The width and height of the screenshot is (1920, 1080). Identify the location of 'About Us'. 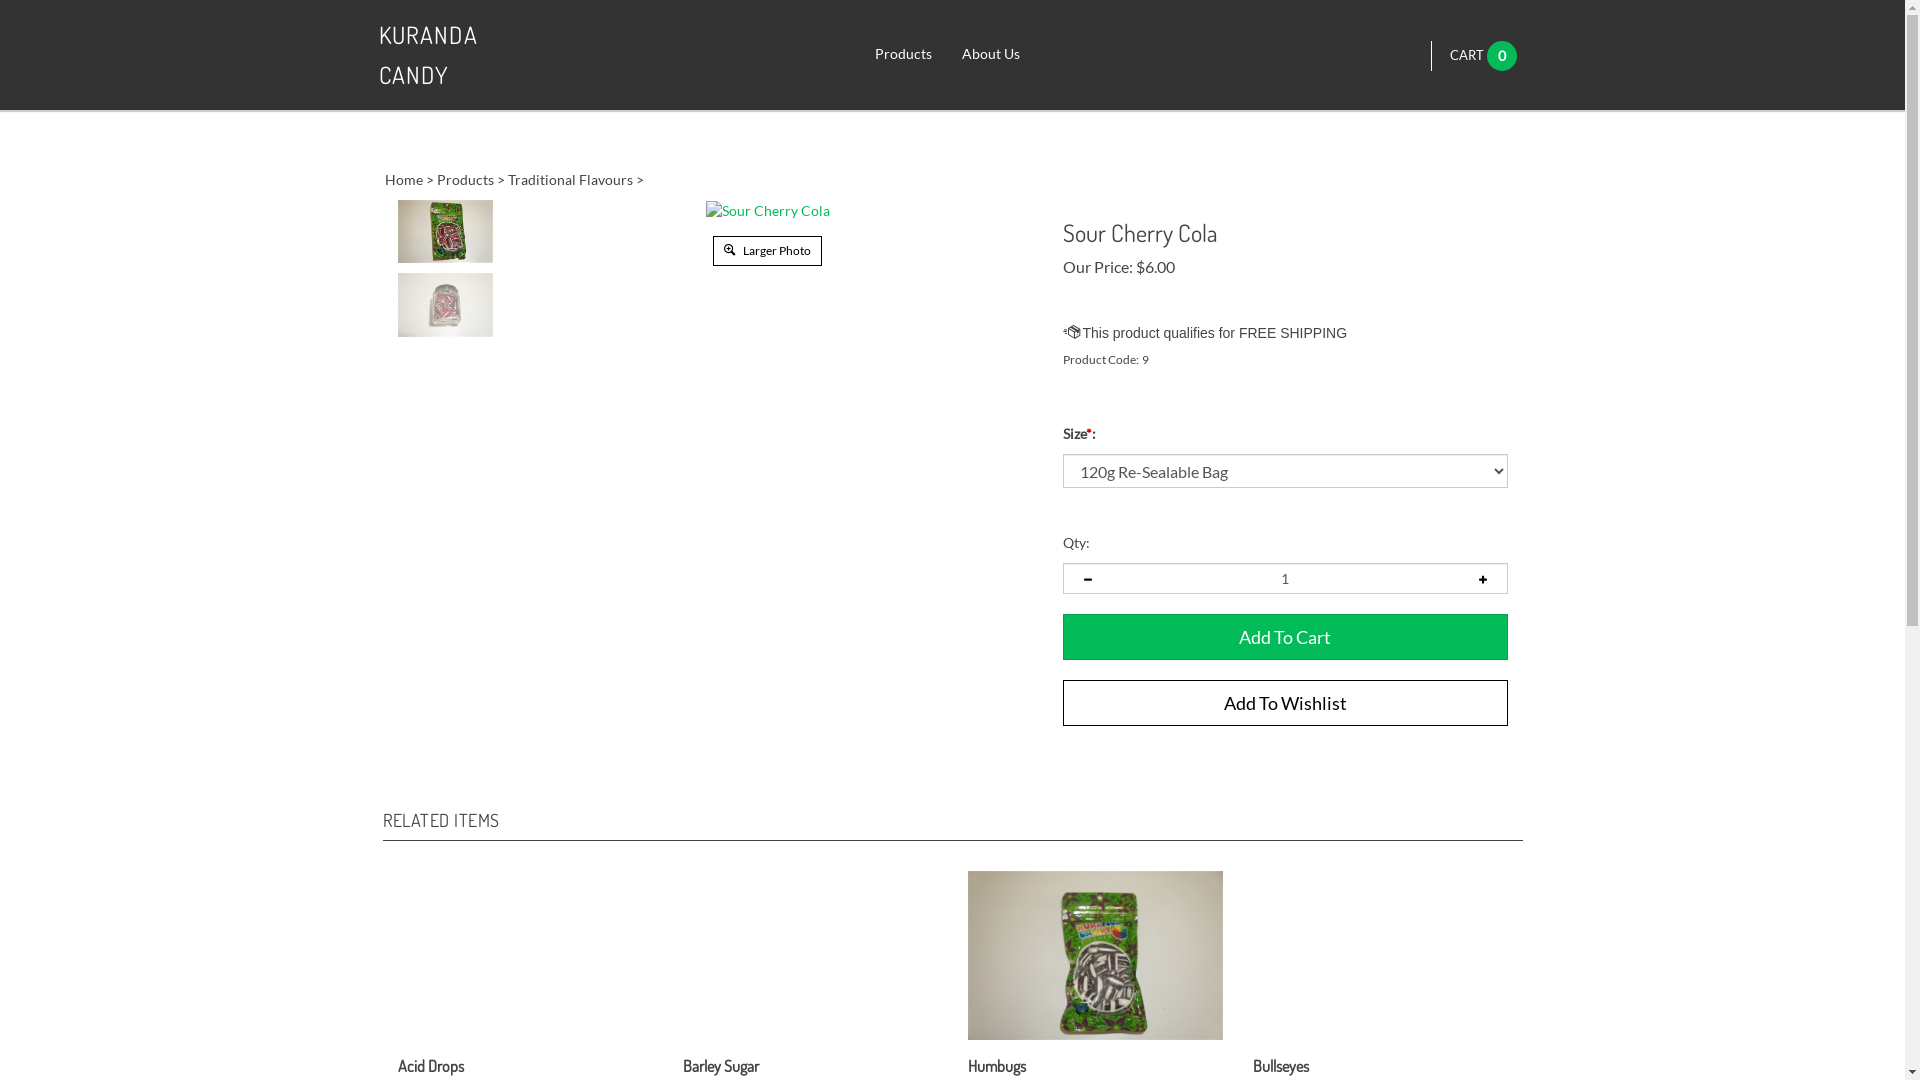
(990, 54).